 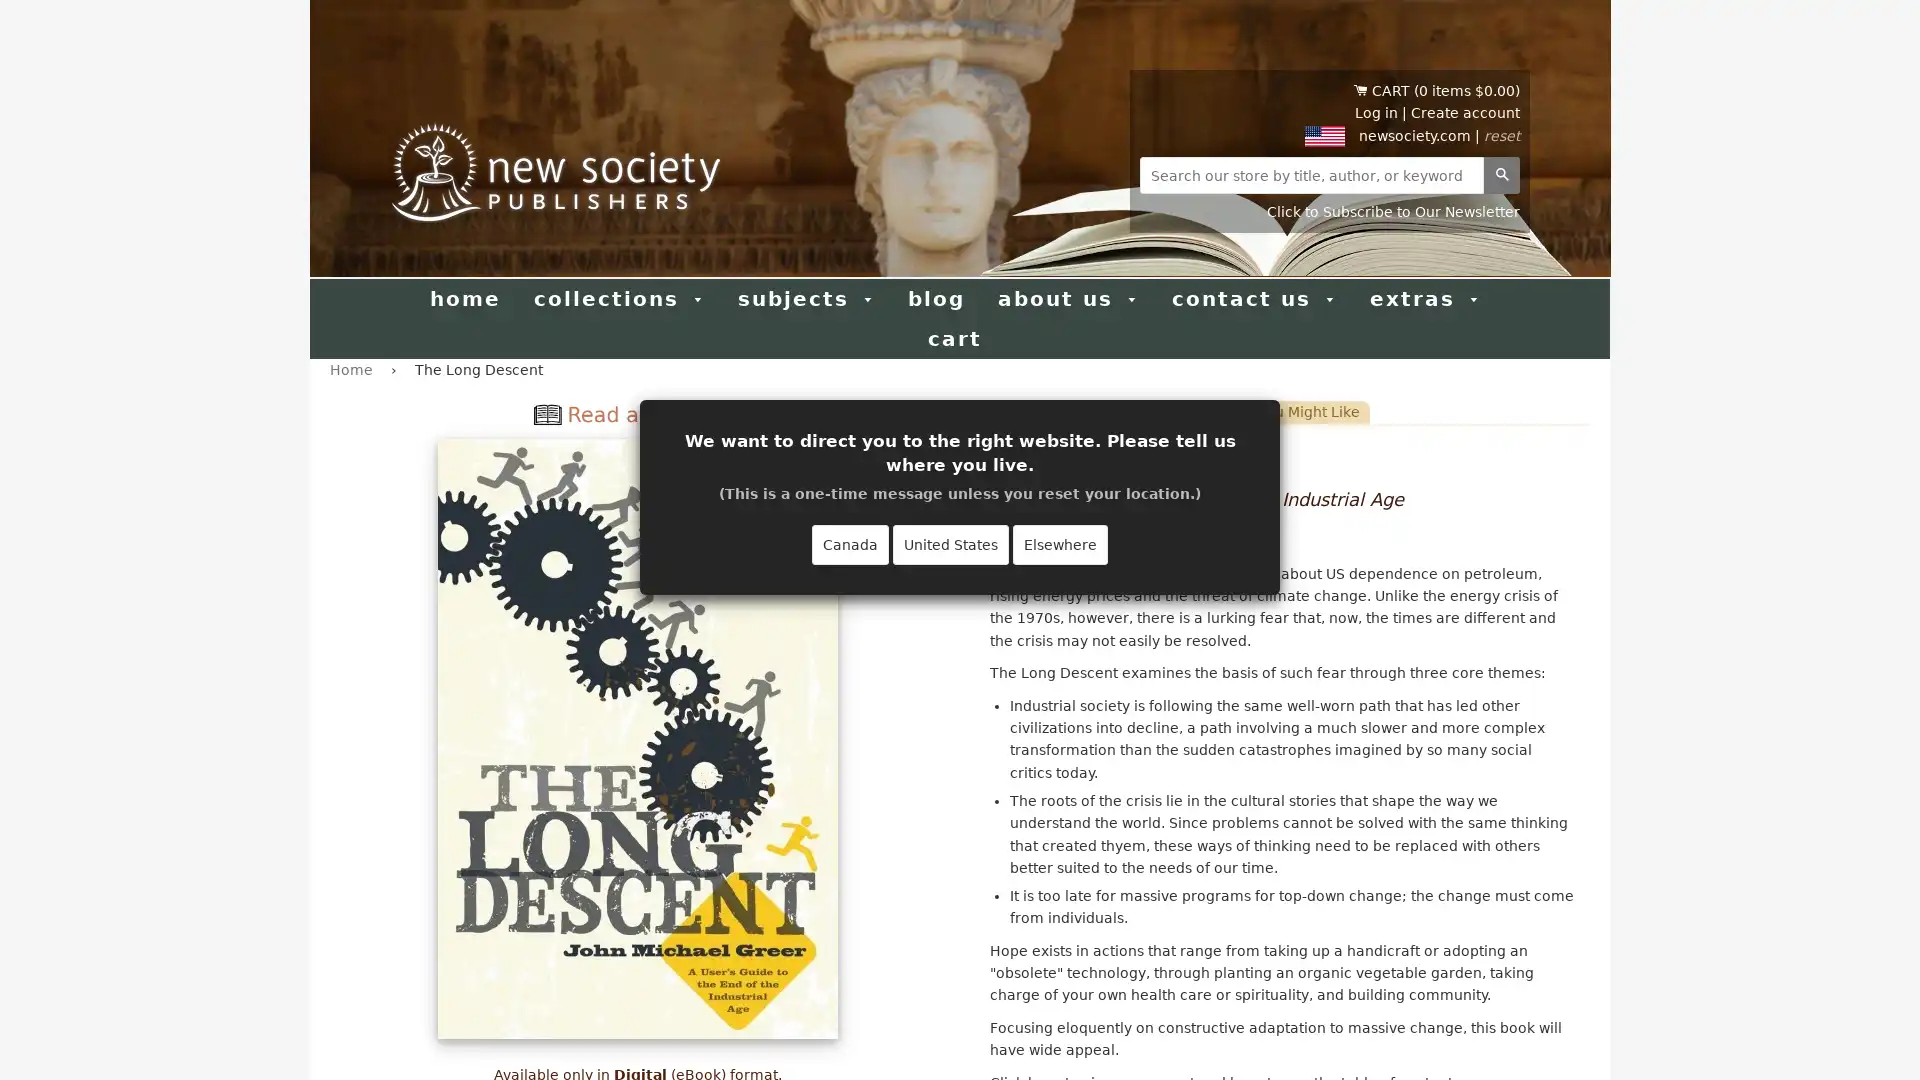 I want to click on Canada, so click(x=850, y=544).